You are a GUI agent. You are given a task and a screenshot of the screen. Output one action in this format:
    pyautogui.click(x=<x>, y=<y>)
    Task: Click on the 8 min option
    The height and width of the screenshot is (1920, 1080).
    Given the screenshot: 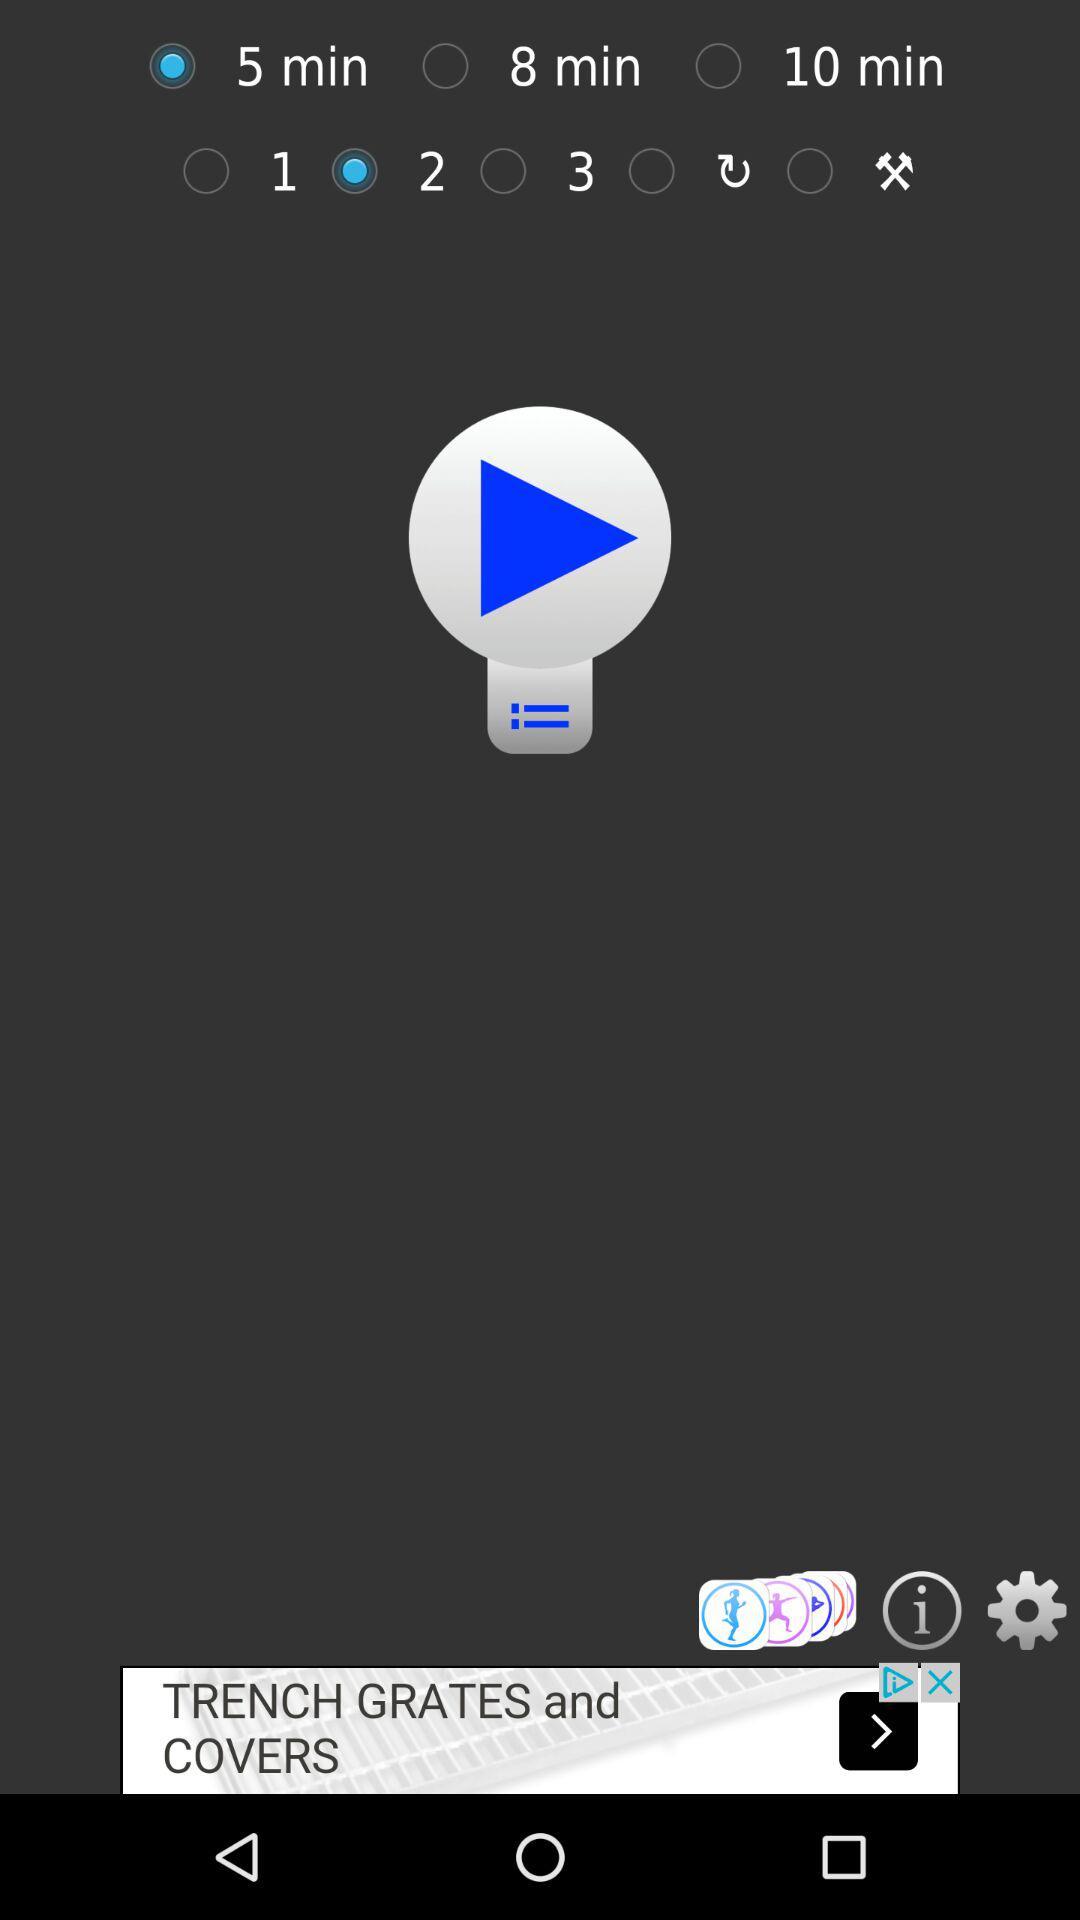 What is the action you would take?
    pyautogui.click(x=455, y=66)
    